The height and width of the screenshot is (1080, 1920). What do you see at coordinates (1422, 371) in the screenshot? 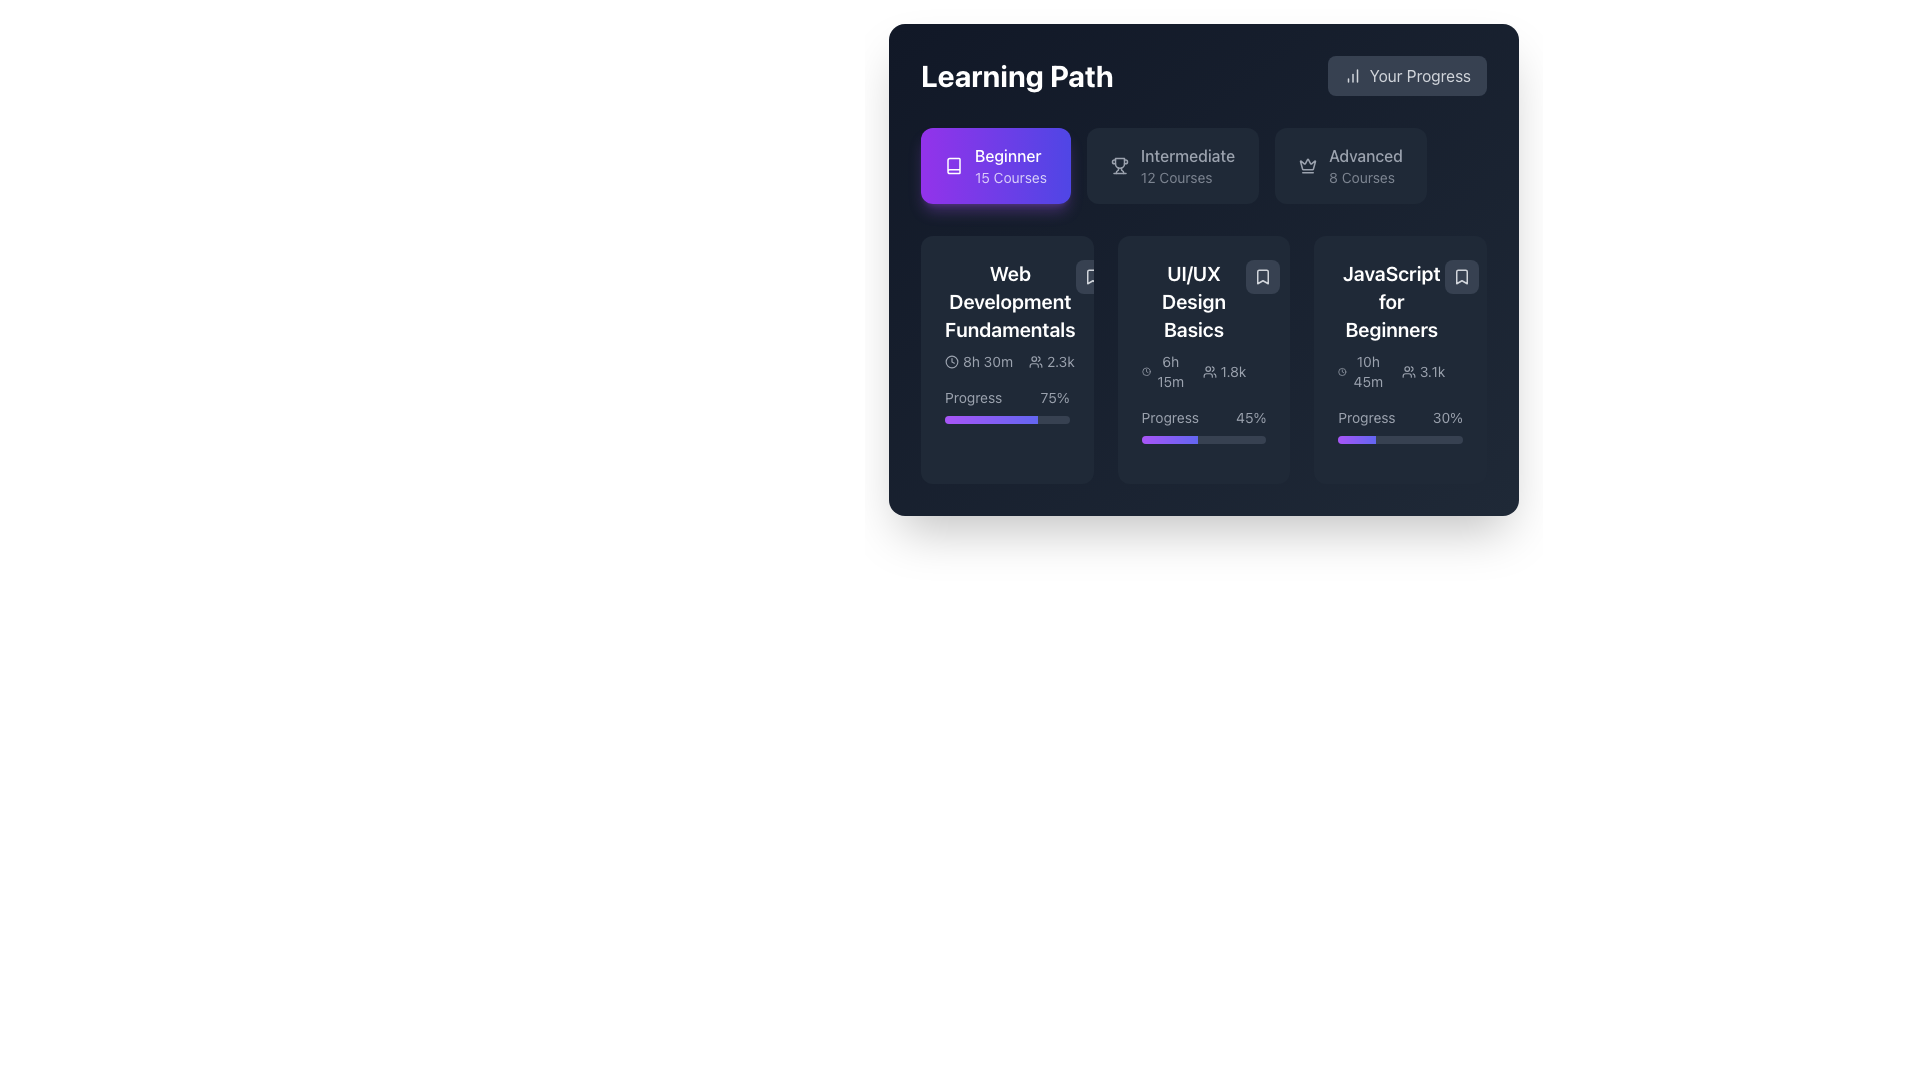
I see `the numeric metric display element in the bottom-right corner of the 'JavaScript for Beginners' card` at bounding box center [1422, 371].